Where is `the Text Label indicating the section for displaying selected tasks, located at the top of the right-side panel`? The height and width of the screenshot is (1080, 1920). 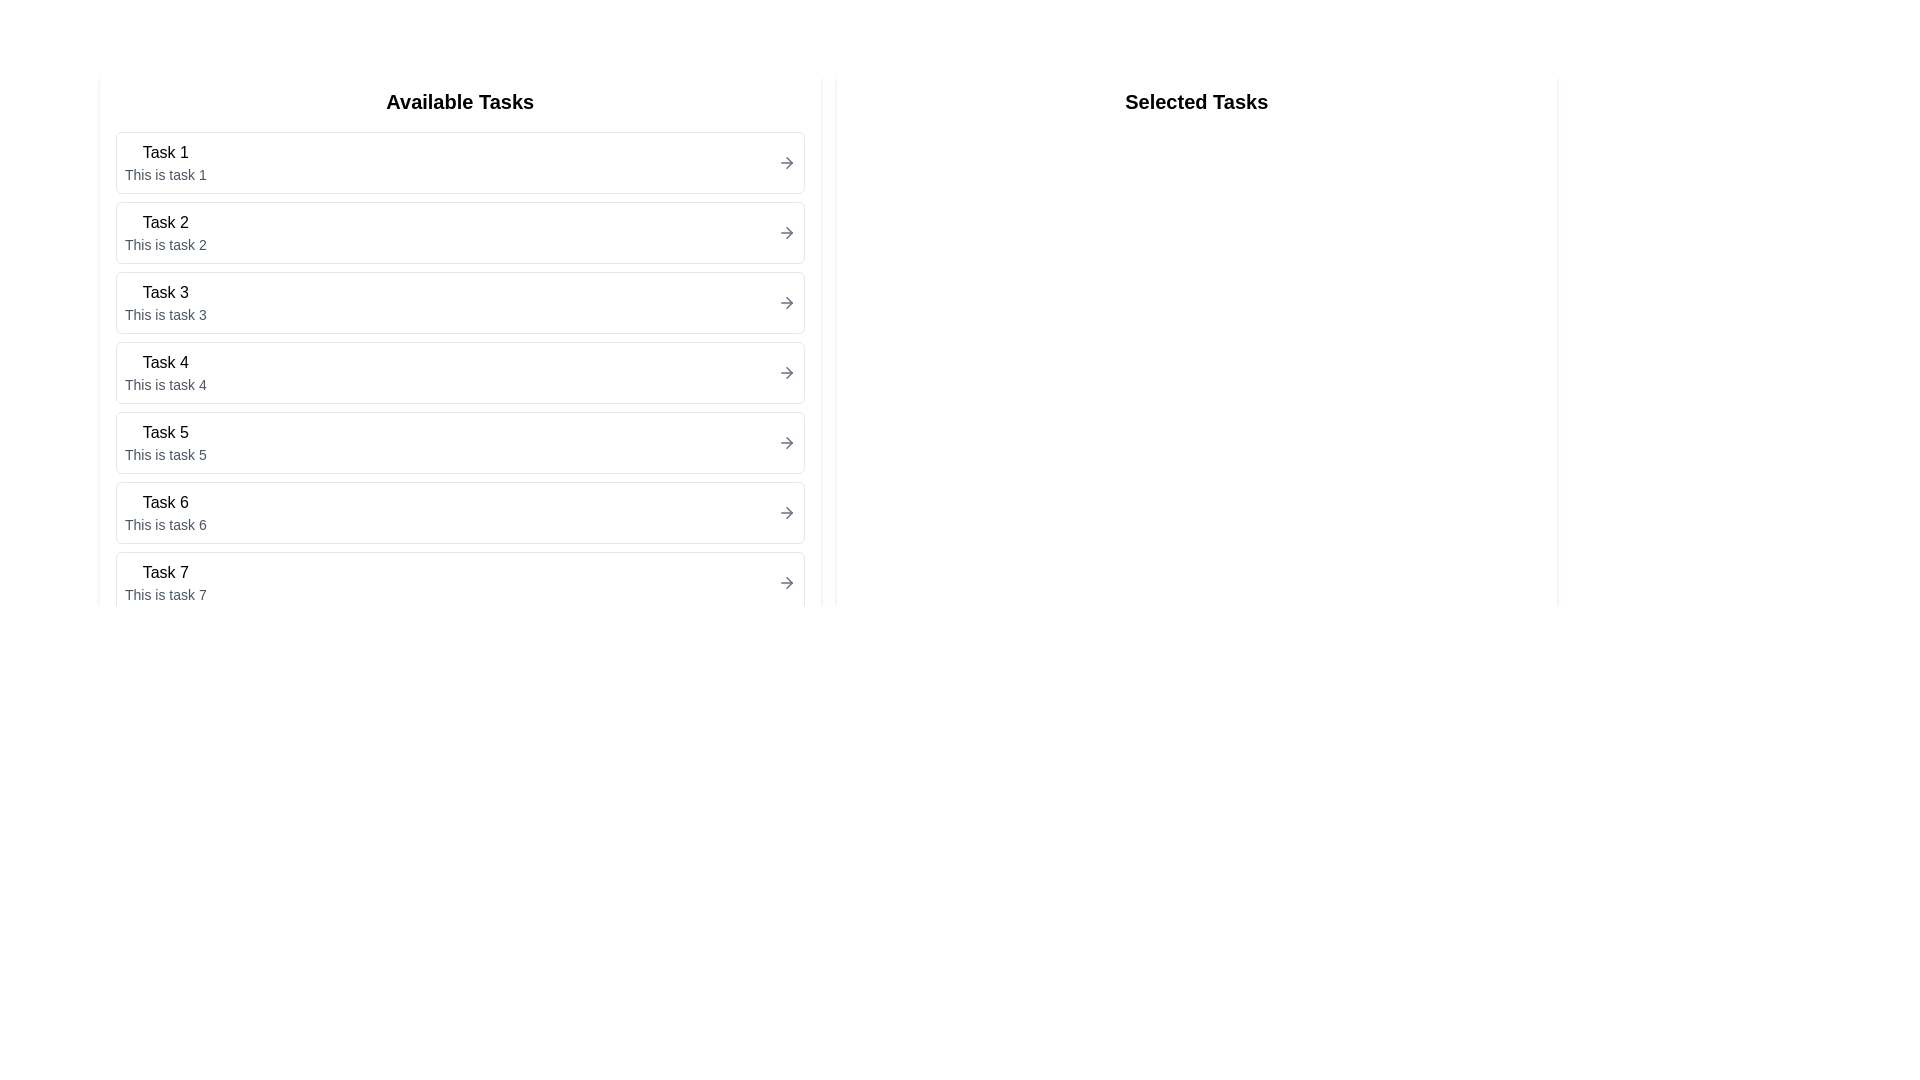
the Text Label indicating the section for displaying selected tasks, located at the top of the right-side panel is located at coordinates (1196, 101).